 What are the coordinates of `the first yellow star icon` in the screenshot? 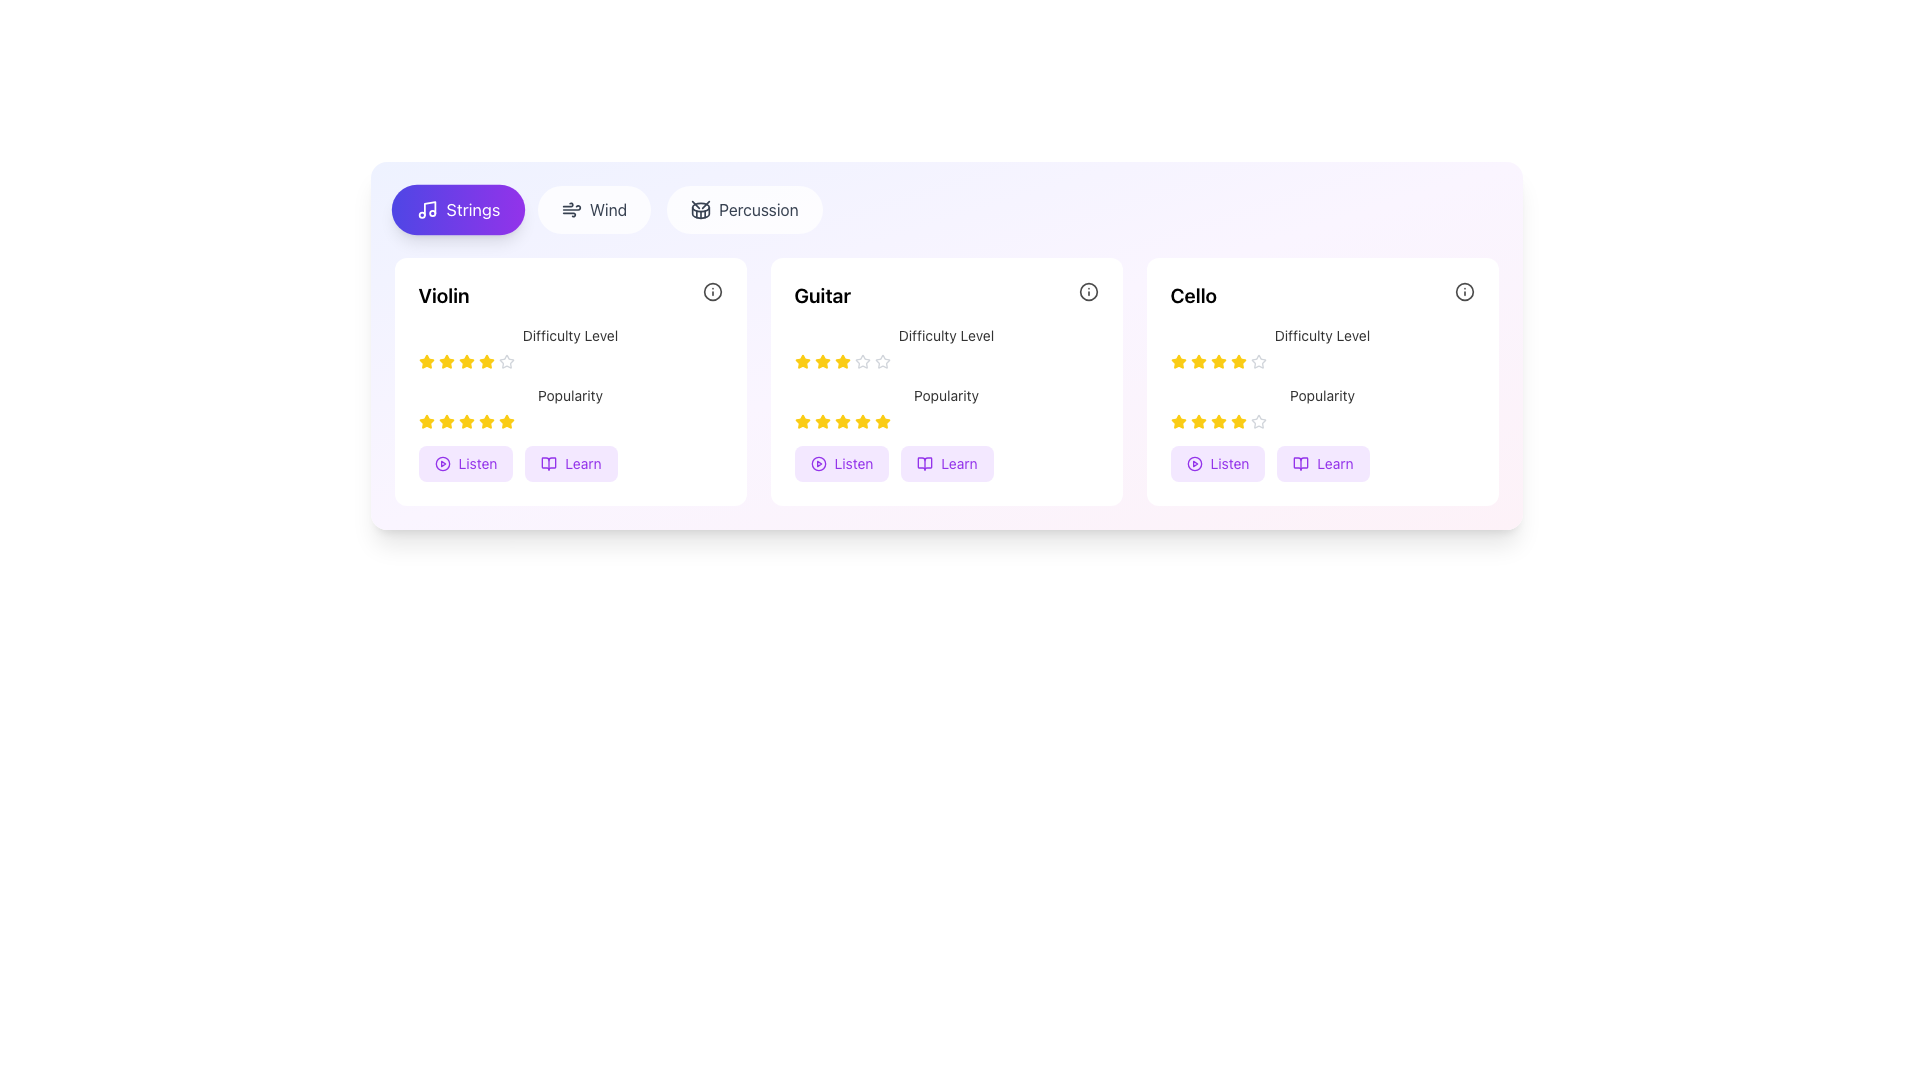 It's located at (425, 420).